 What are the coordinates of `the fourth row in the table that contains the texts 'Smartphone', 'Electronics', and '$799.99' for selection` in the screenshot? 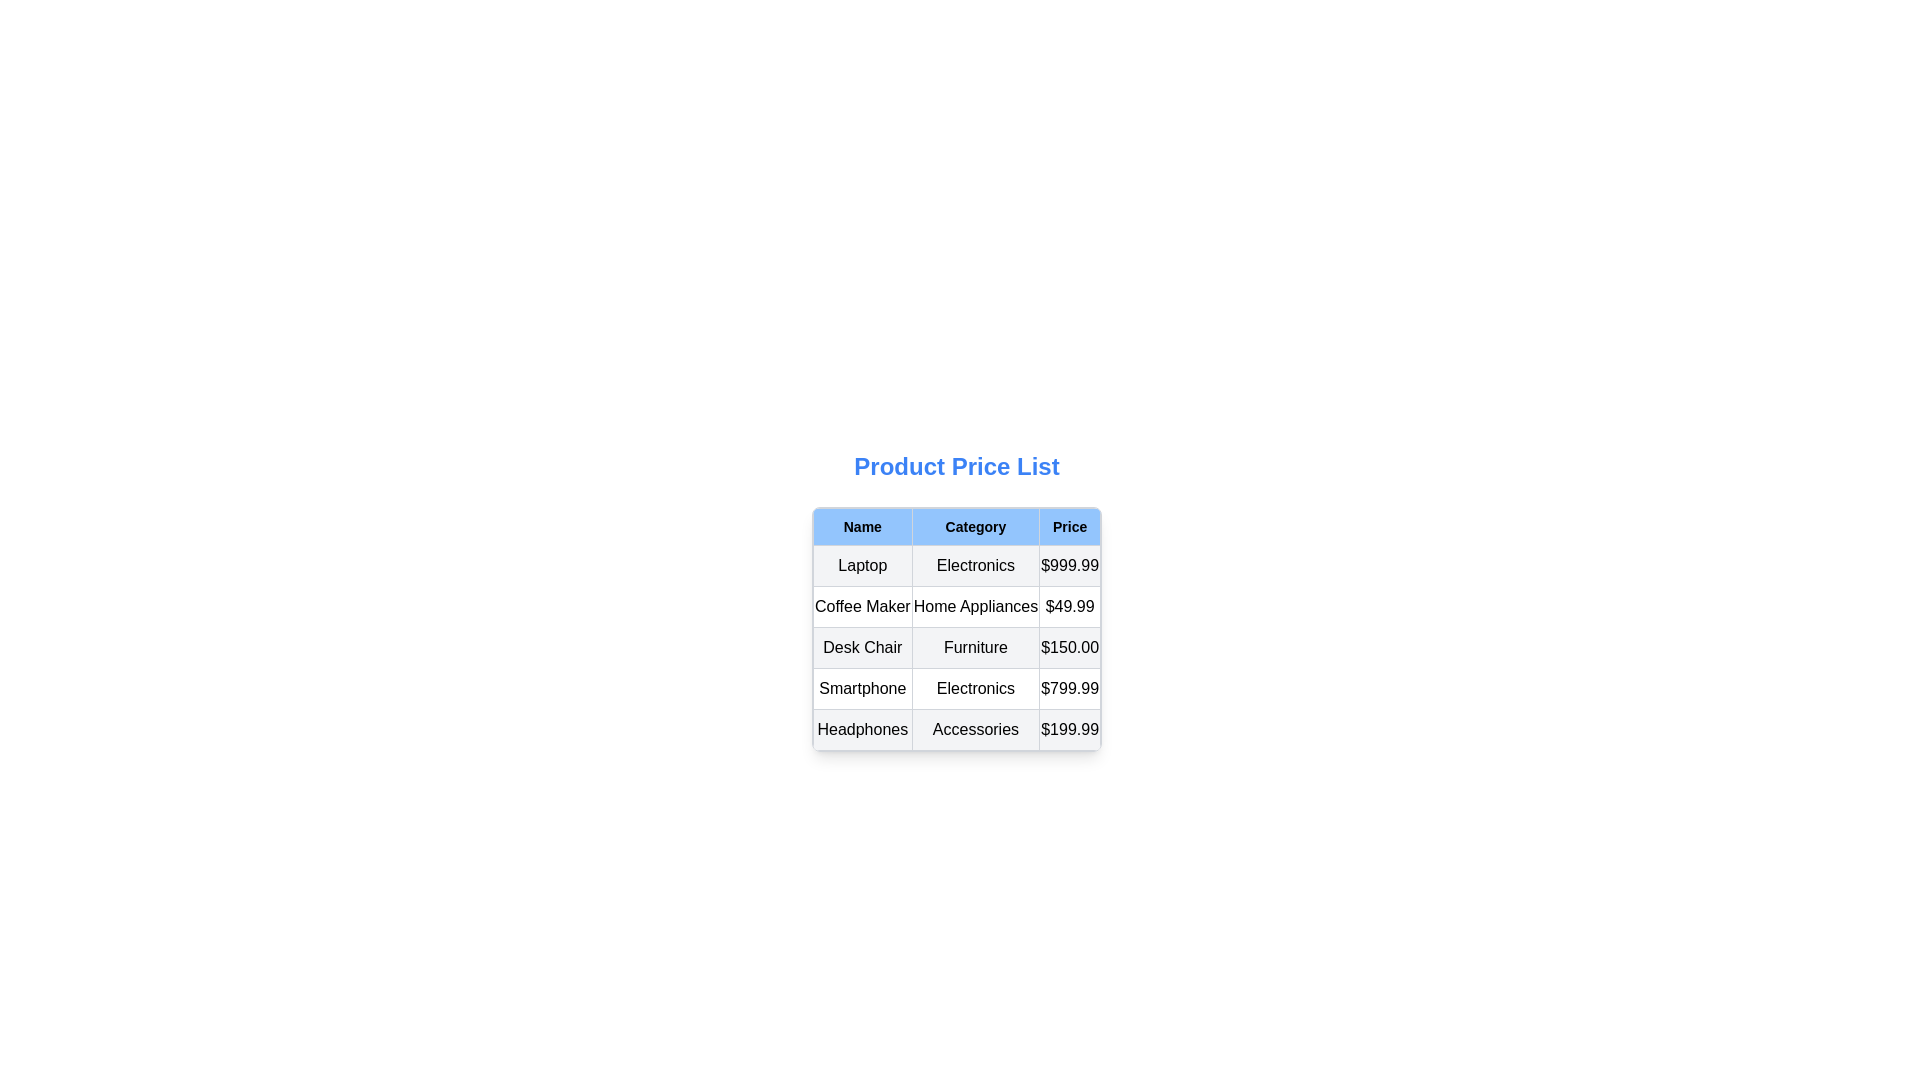 It's located at (955, 688).